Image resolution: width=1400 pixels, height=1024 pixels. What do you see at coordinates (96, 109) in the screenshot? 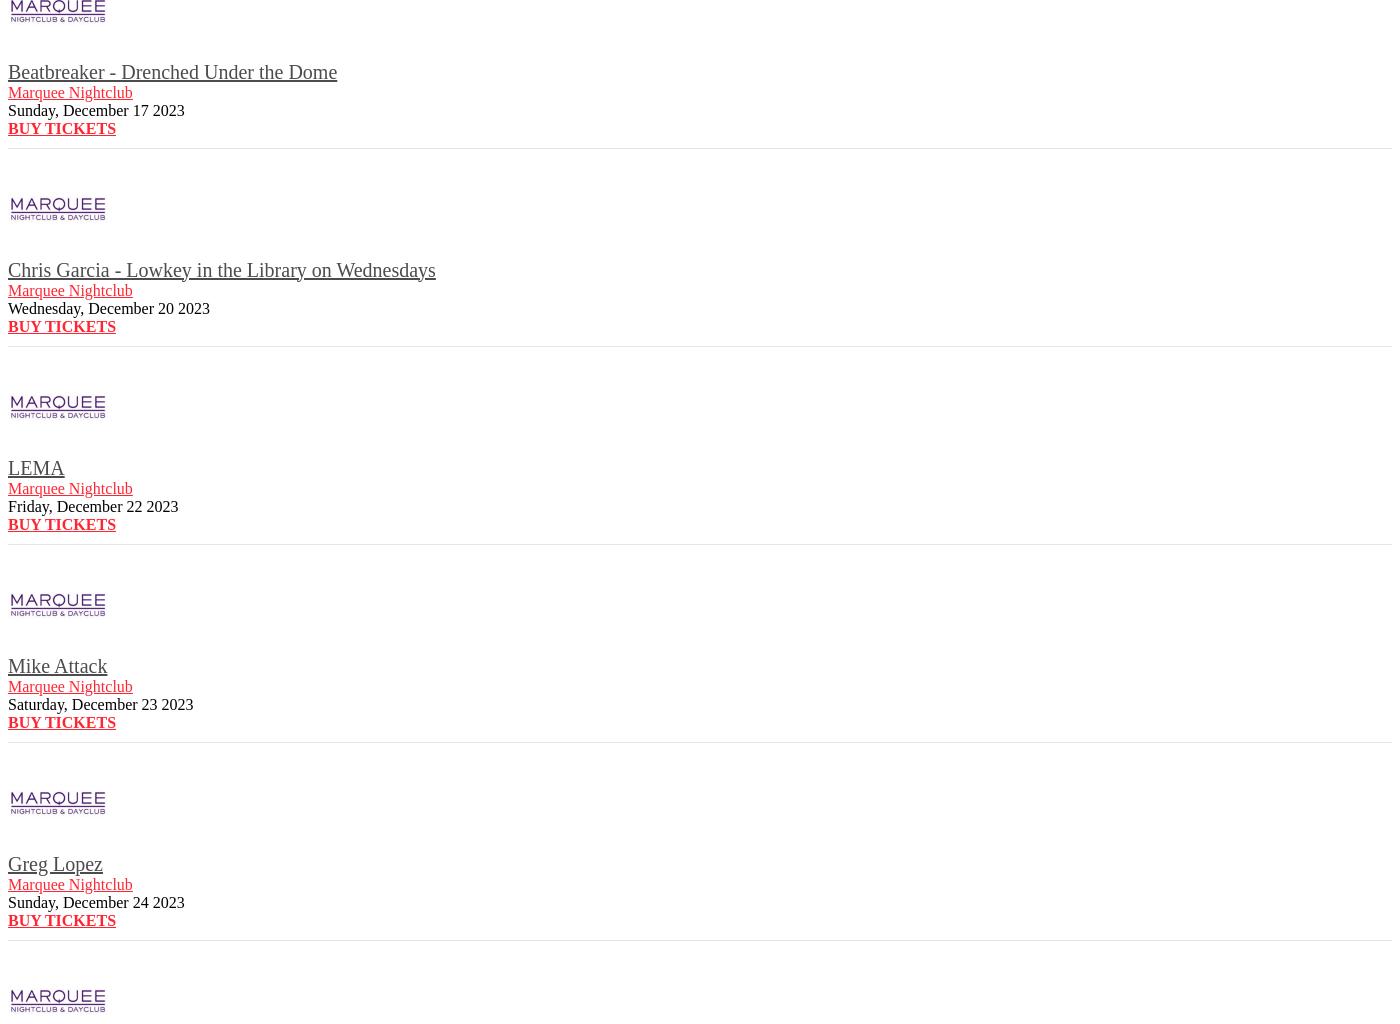
I see `'Sunday, December 17 2023'` at bounding box center [96, 109].